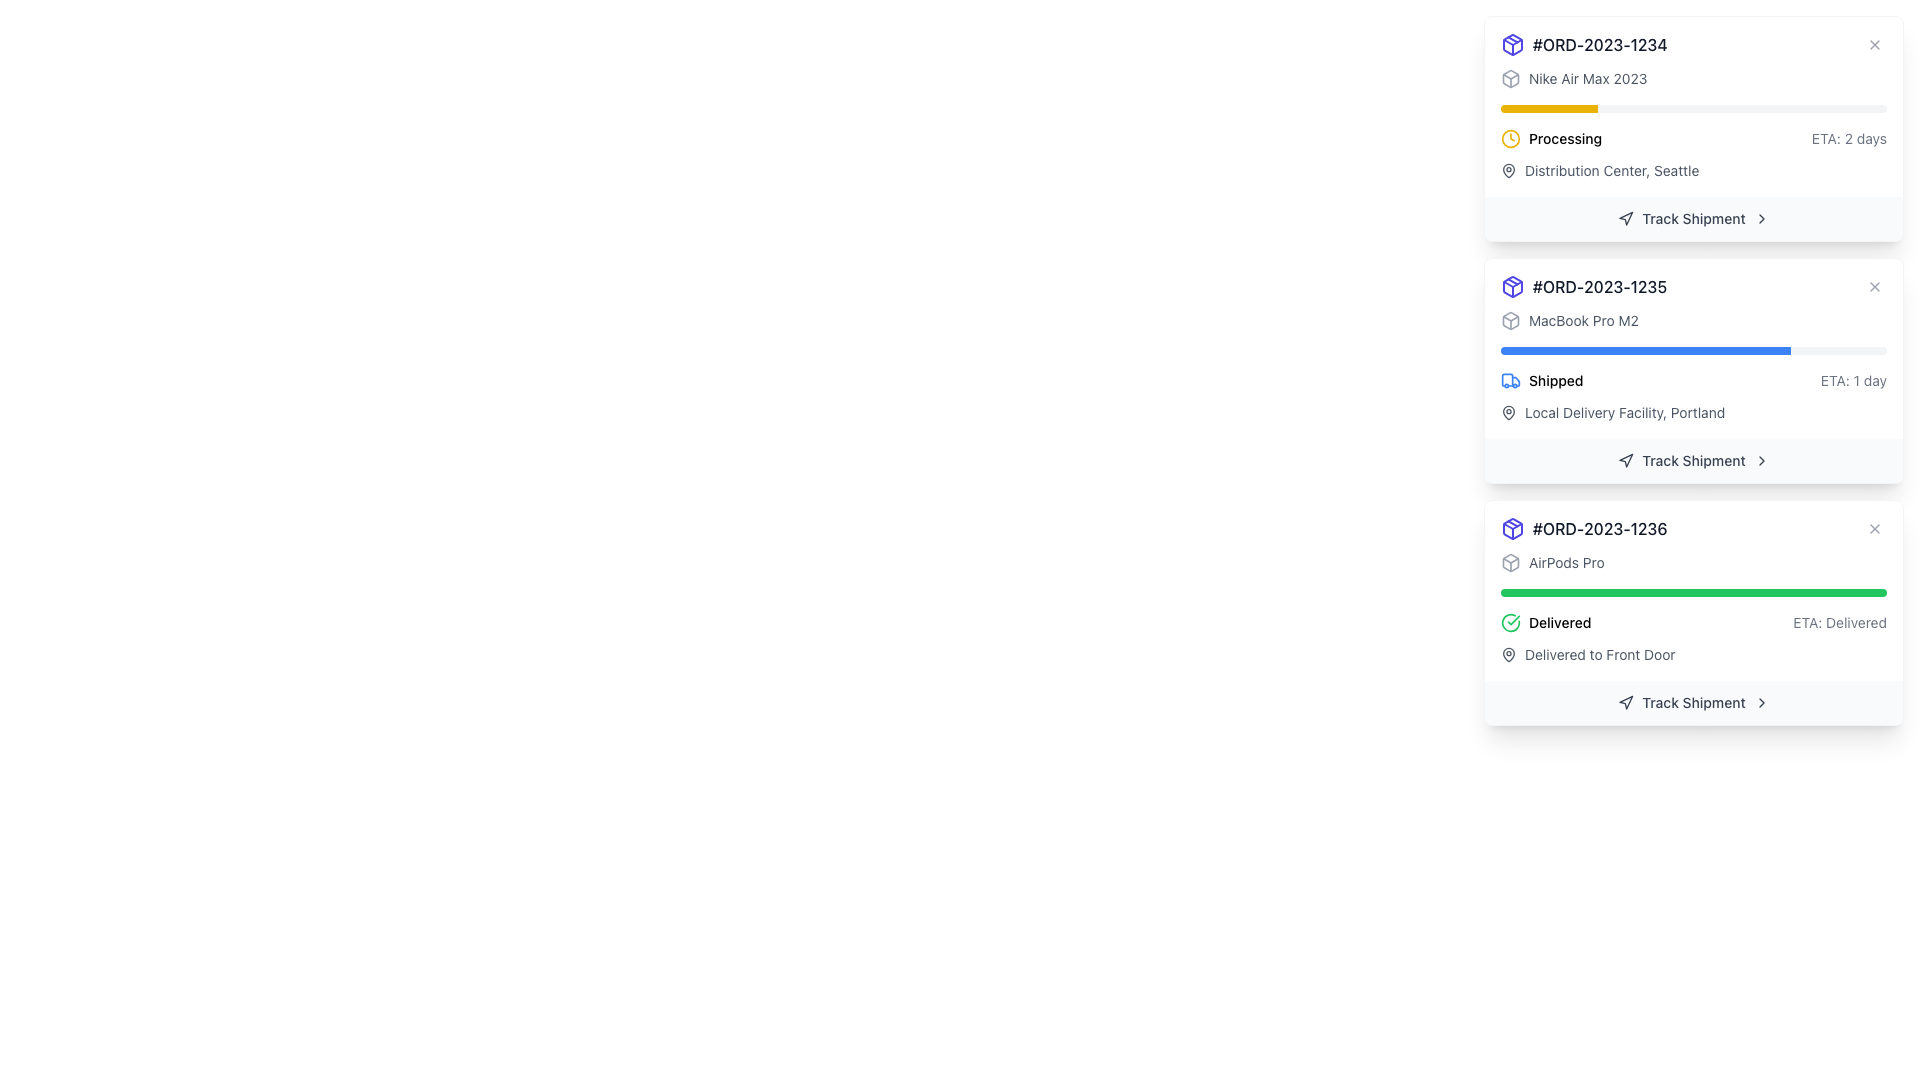 The width and height of the screenshot is (1920, 1080). I want to click on the package icon located in the header area of the card titled '#ORD-2023-1235', which is positioned to the immediate left of the order ID text, so click(1512, 286).